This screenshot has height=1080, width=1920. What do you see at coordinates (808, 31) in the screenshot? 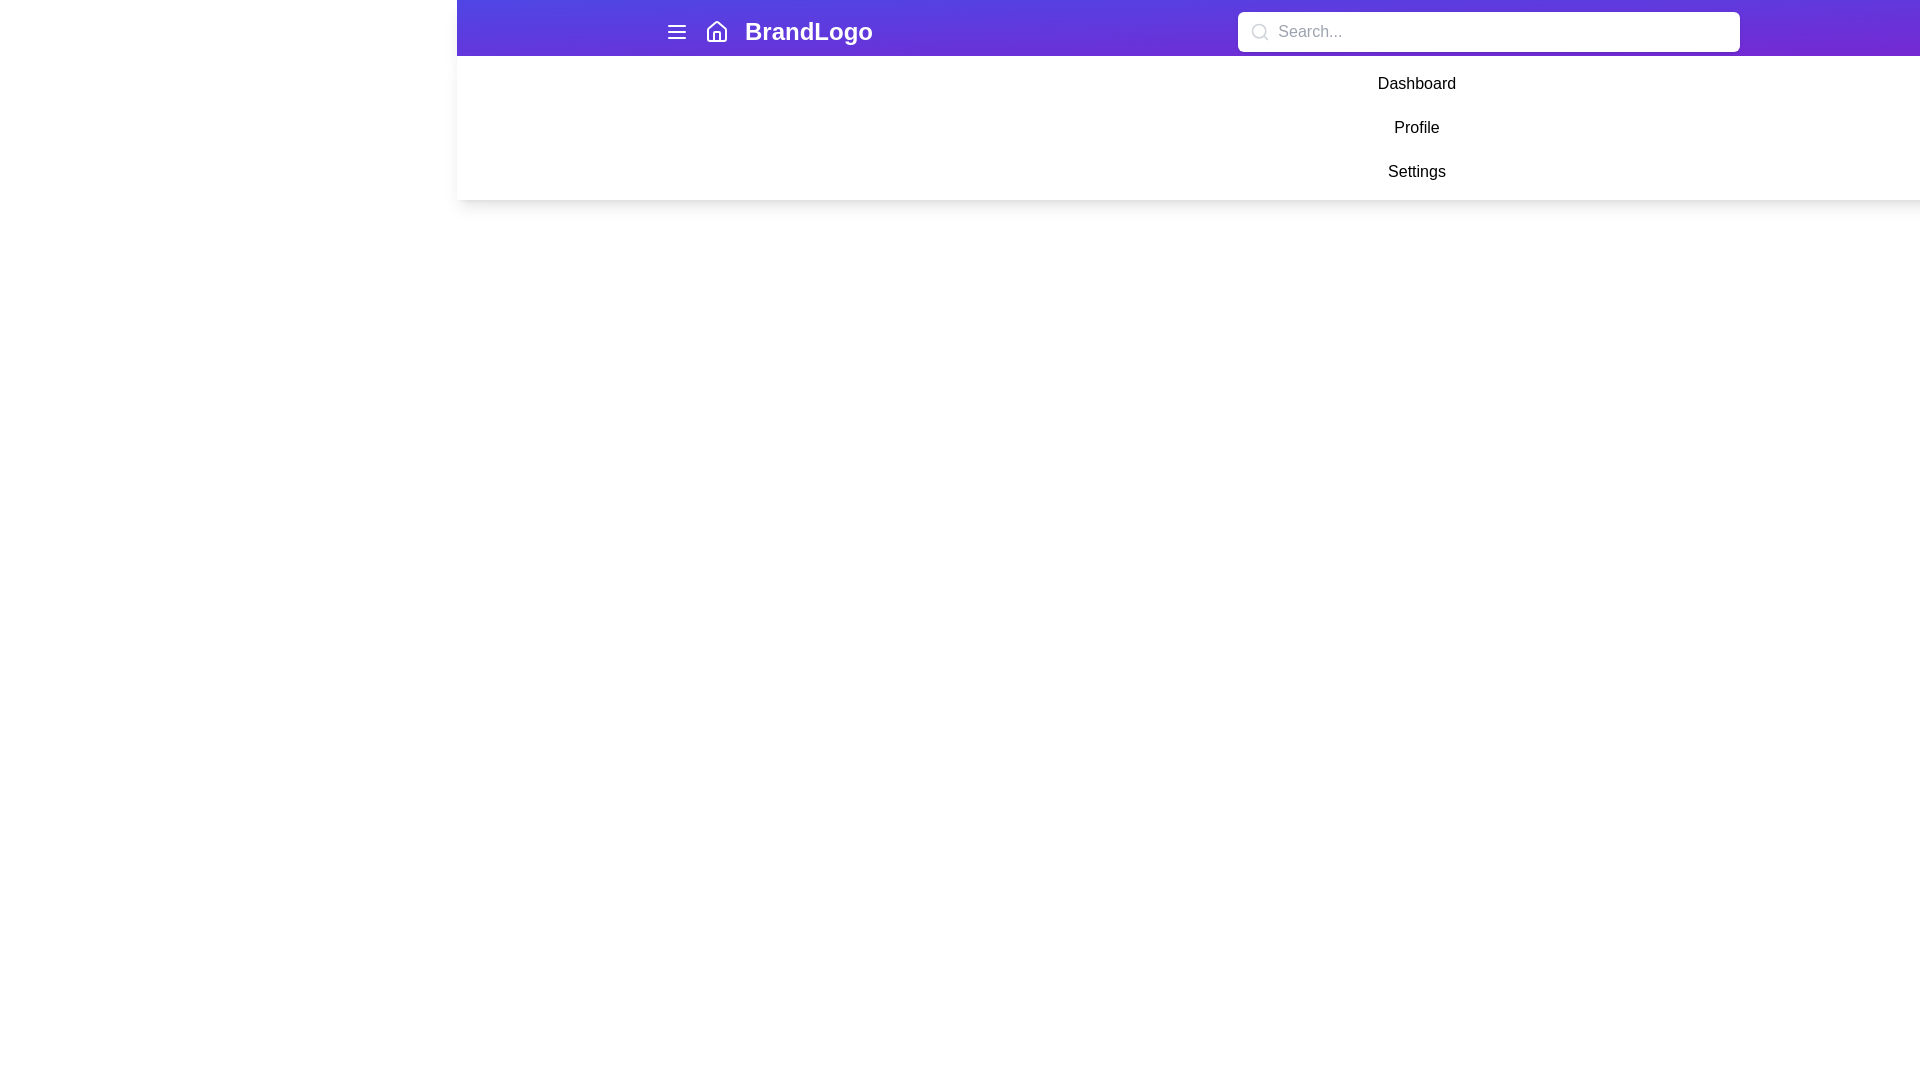
I see `text 'BrandLogo' from the prominent text label located in the center of the top purple navigation bar` at bounding box center [808, 31].